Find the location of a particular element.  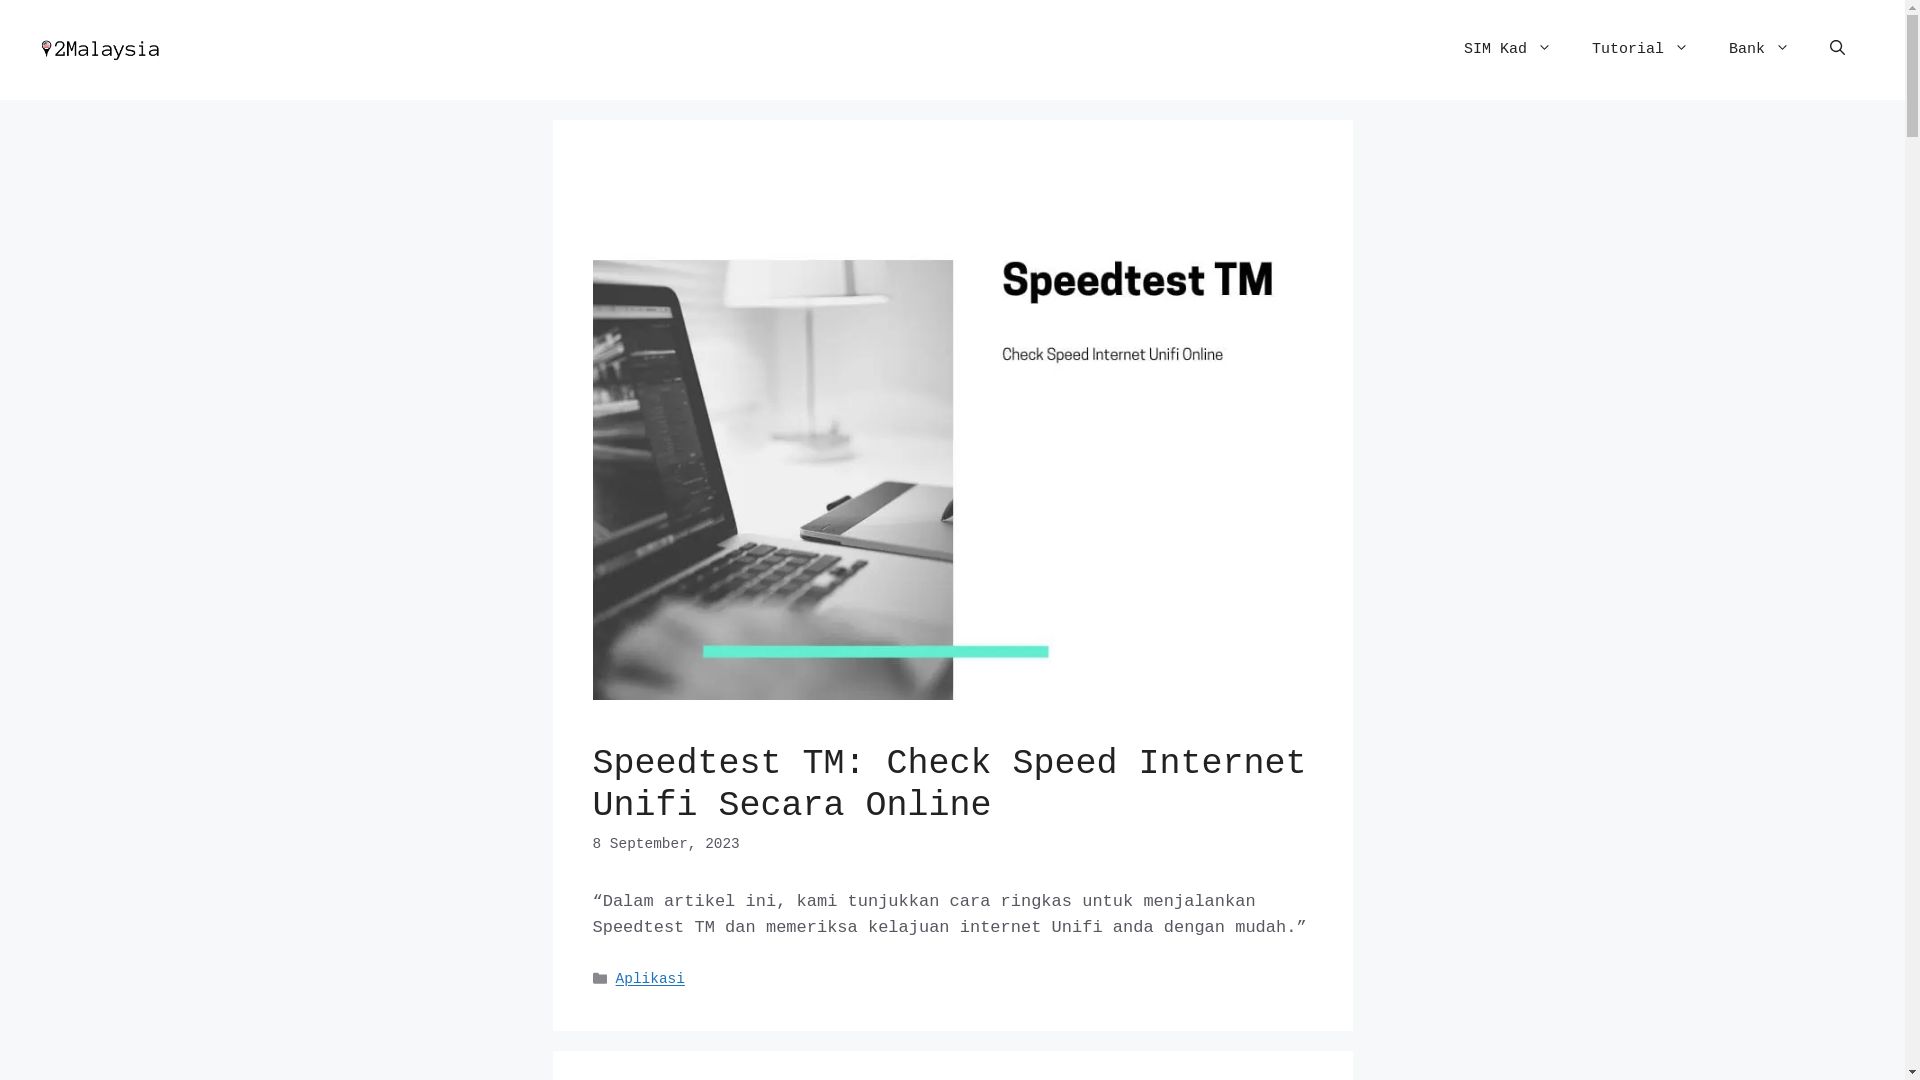

'Bank' is located at coordinates (1758, 49).